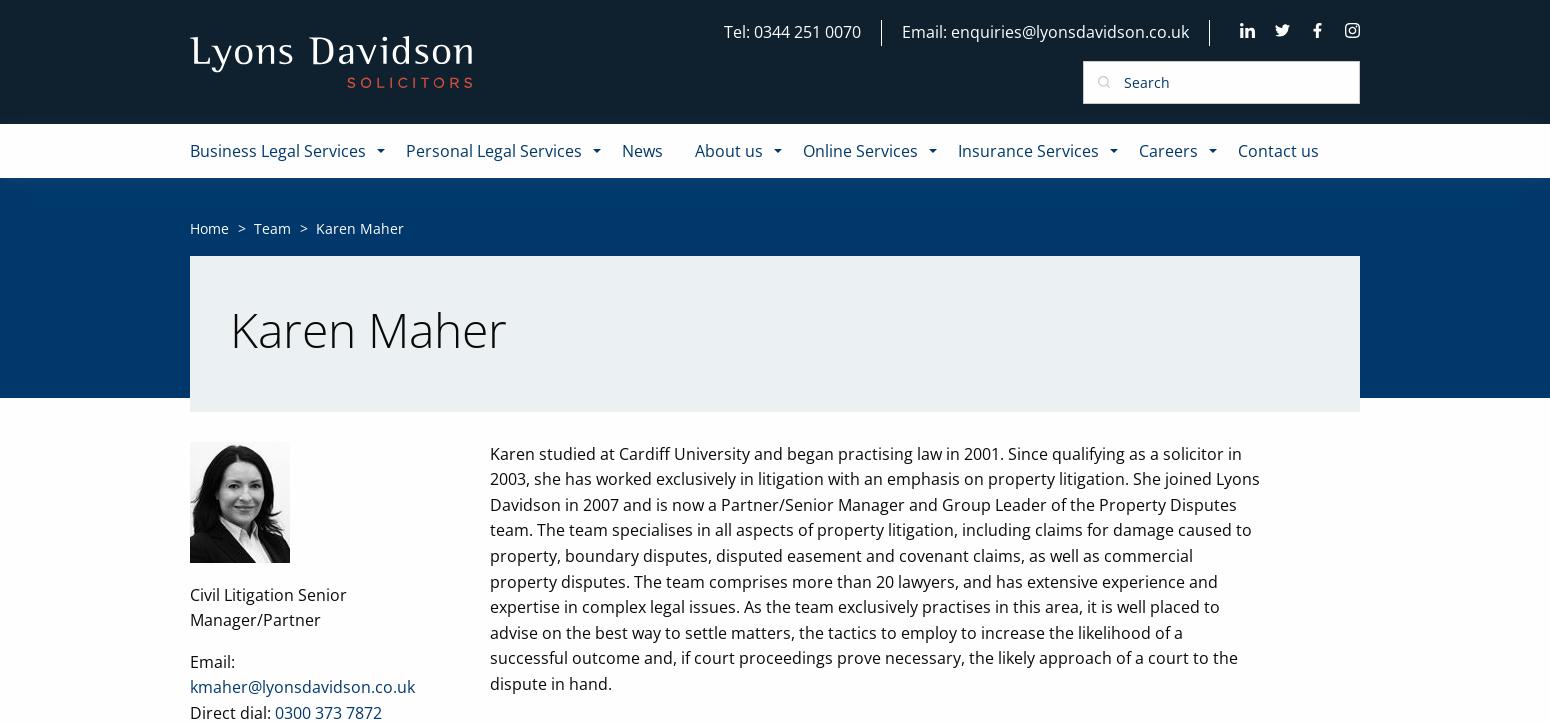 This screenshot has height=722, width=1550. I want to click on 'kmaher@lyonsdavidson.co.uk', so click(302, 685).